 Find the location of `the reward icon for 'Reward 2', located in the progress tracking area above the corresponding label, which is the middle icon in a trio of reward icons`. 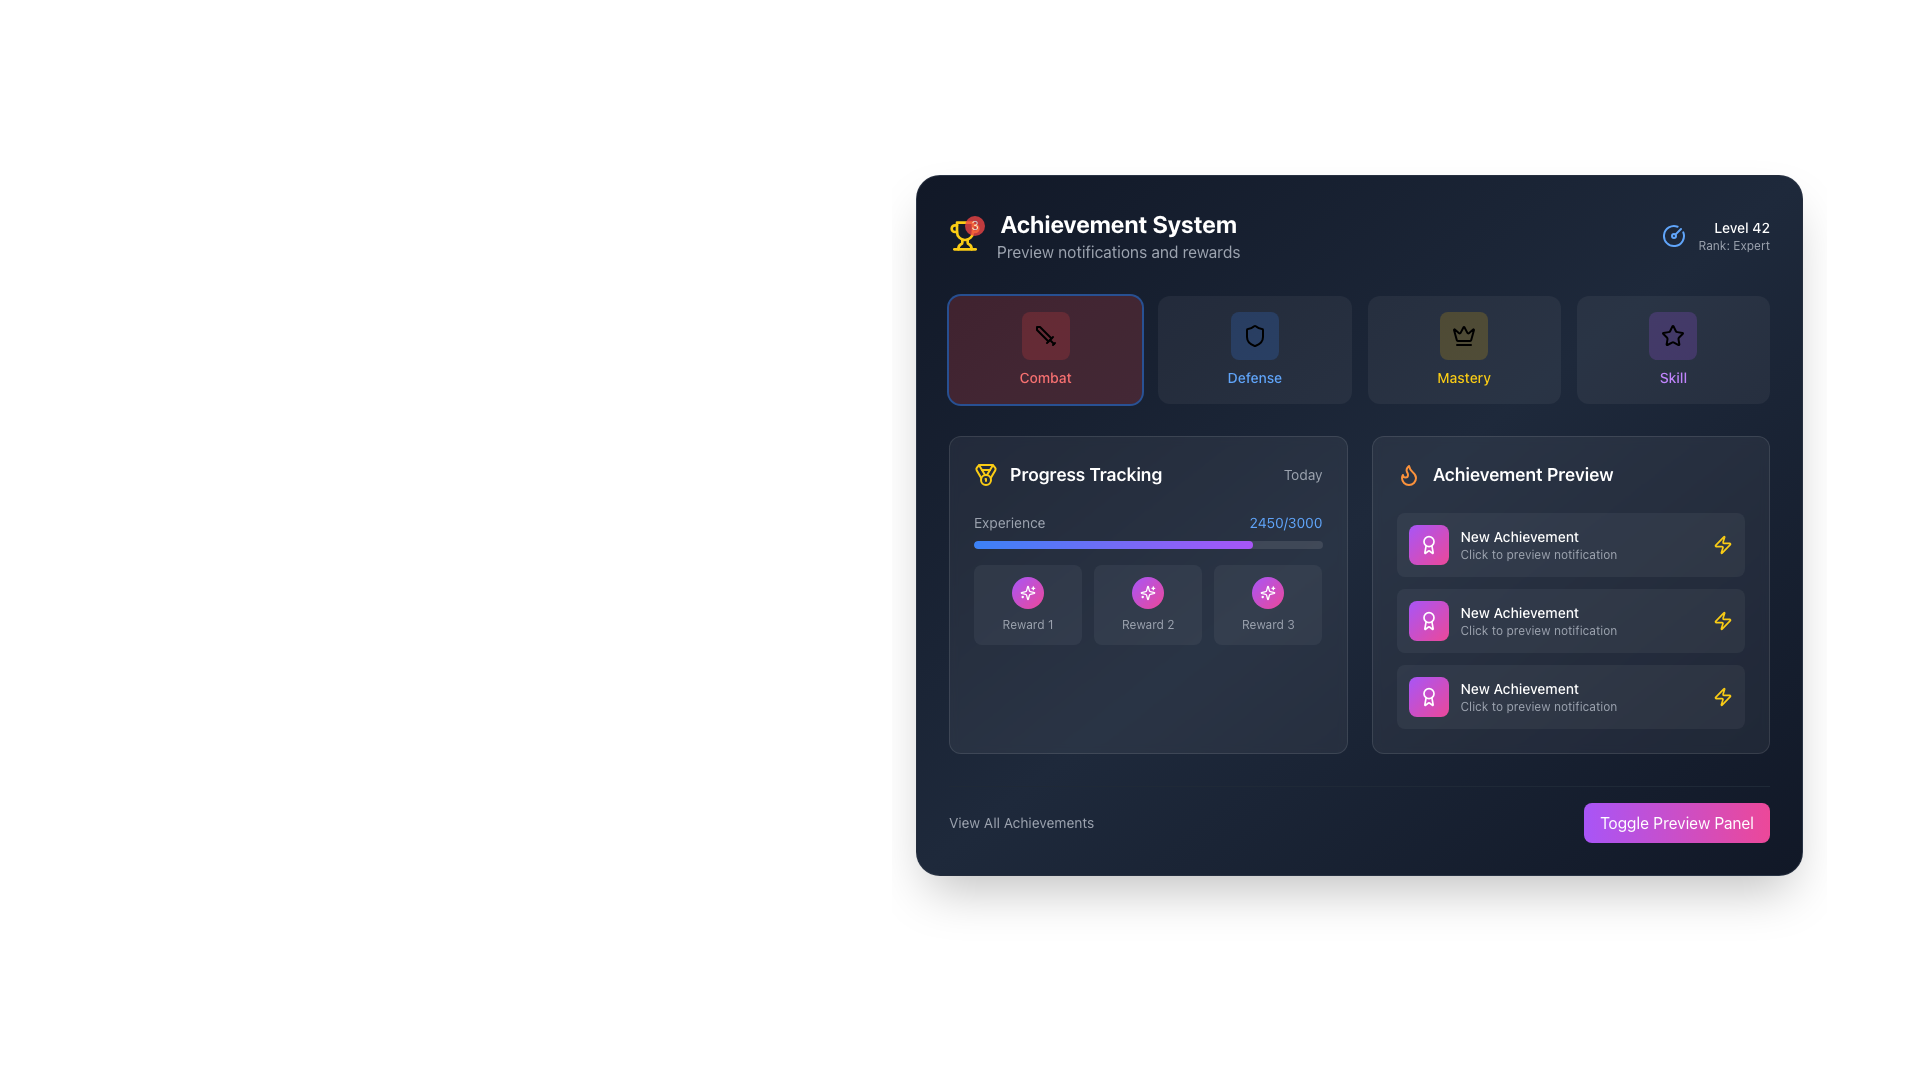

the reward icon for 'Reward 2', located in the progress tracking area above the corresponding label, which is the middle icon in a trio of reward icons is located at coordinates (1028, 592).